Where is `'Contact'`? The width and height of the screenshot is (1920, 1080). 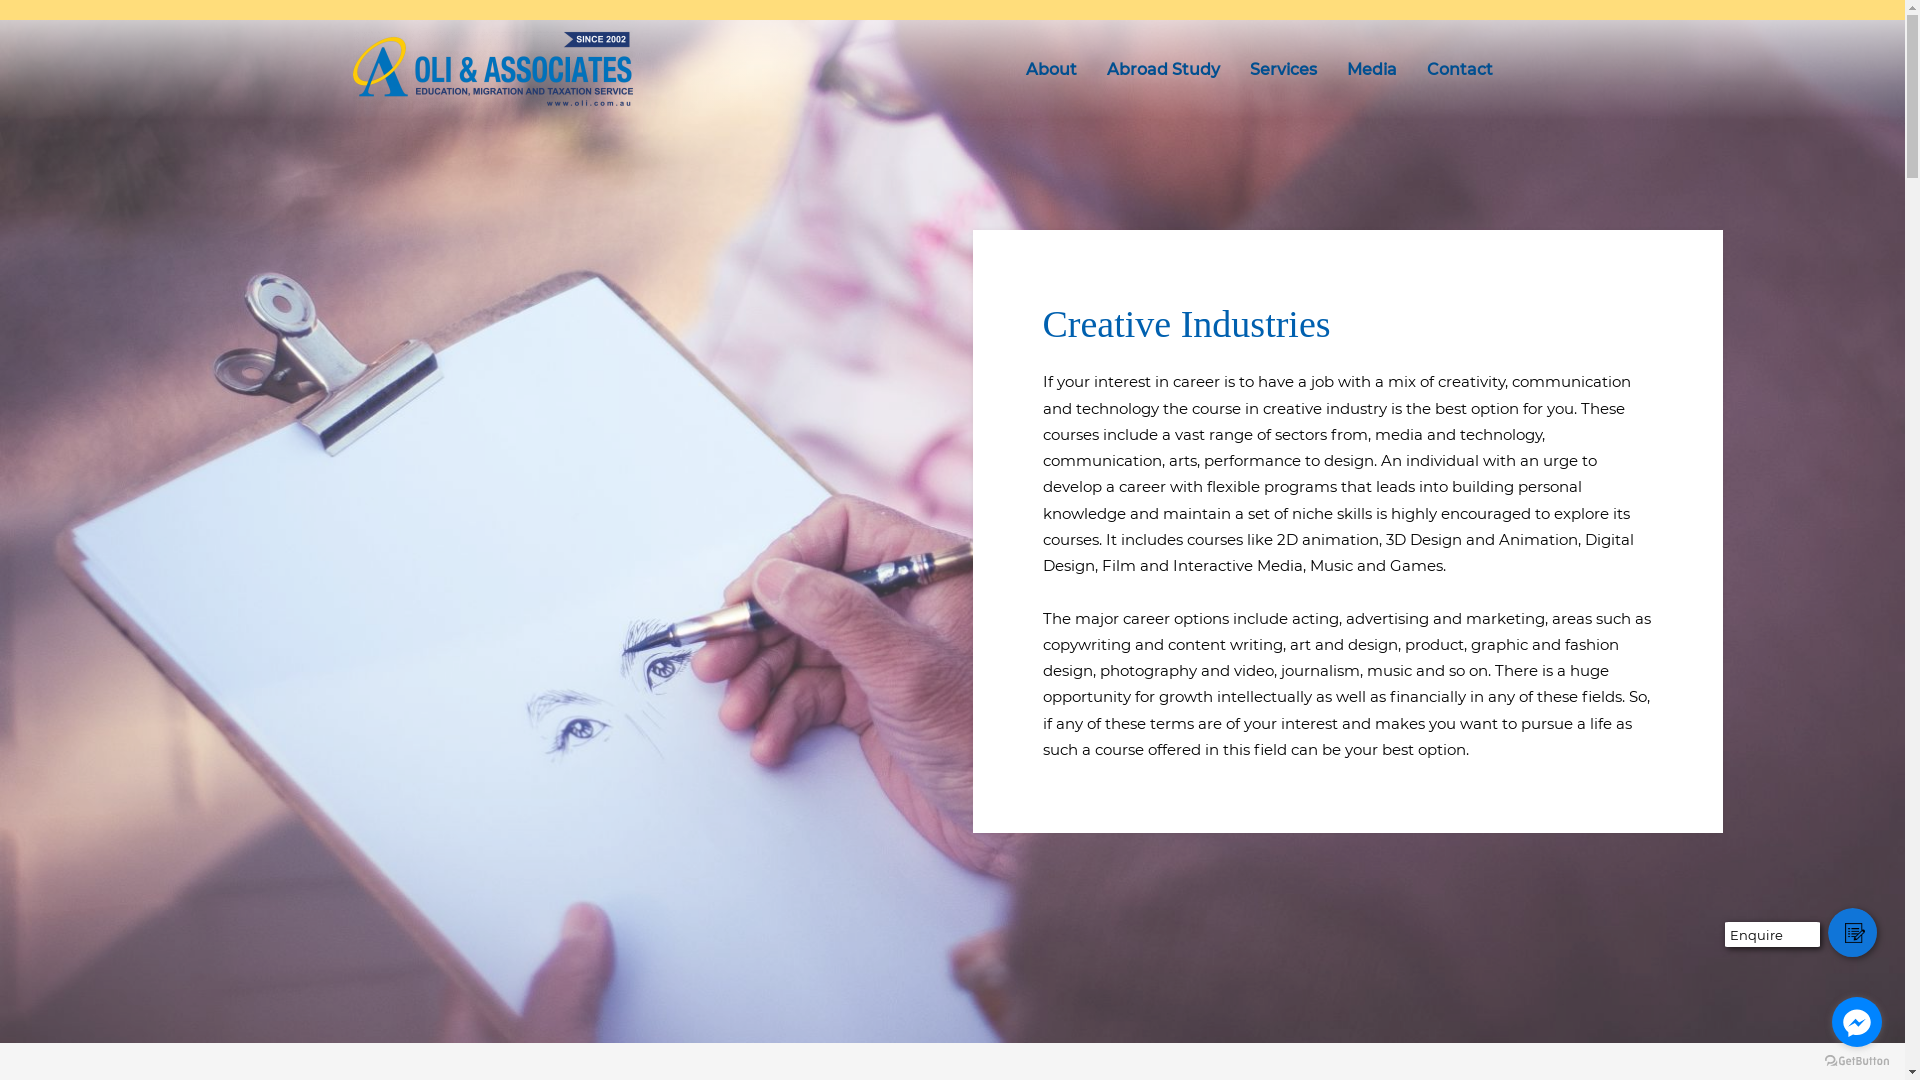 'Contact' is located at coordinates (1459, 68).